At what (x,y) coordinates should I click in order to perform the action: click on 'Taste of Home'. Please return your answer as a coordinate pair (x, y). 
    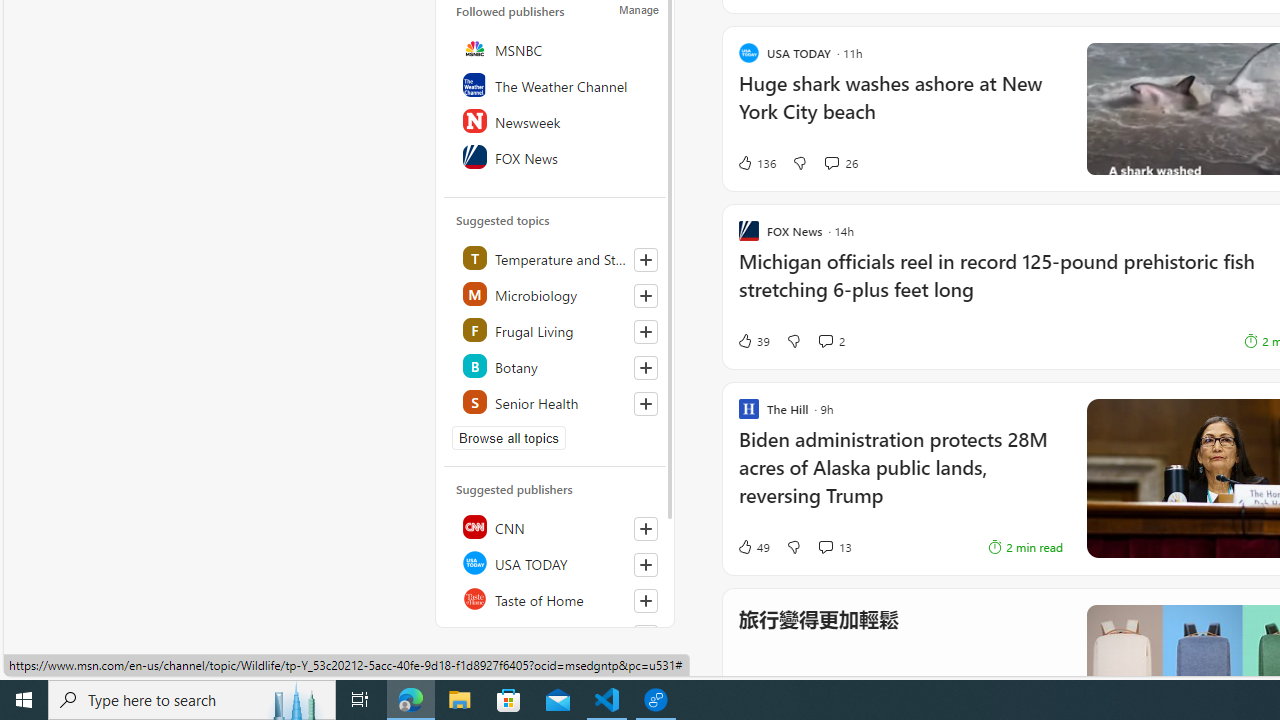
    Looking at the image, I should click on (556, 598).